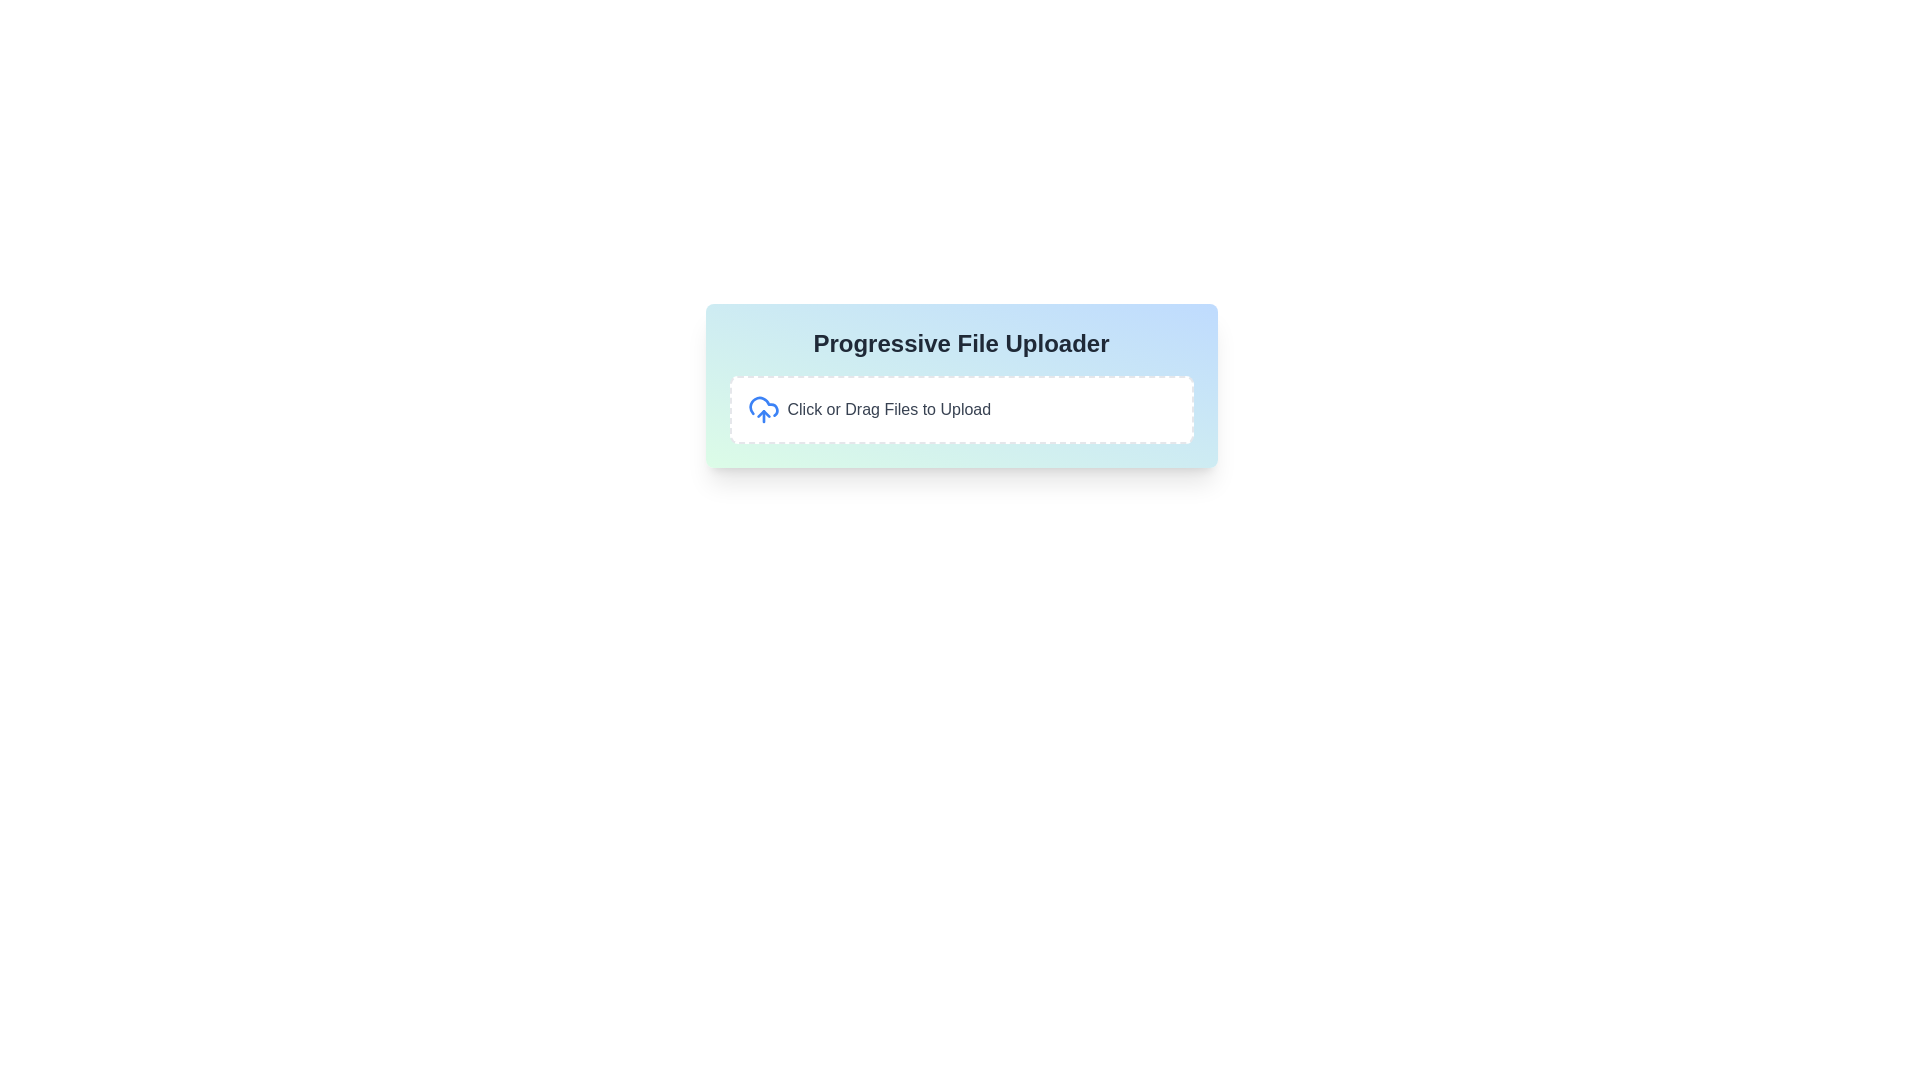 The height and width of the screenshot is (1080, 1920). I want to click on the File upload area within the 'Progressive File Uploader' card, so click(961, 408).